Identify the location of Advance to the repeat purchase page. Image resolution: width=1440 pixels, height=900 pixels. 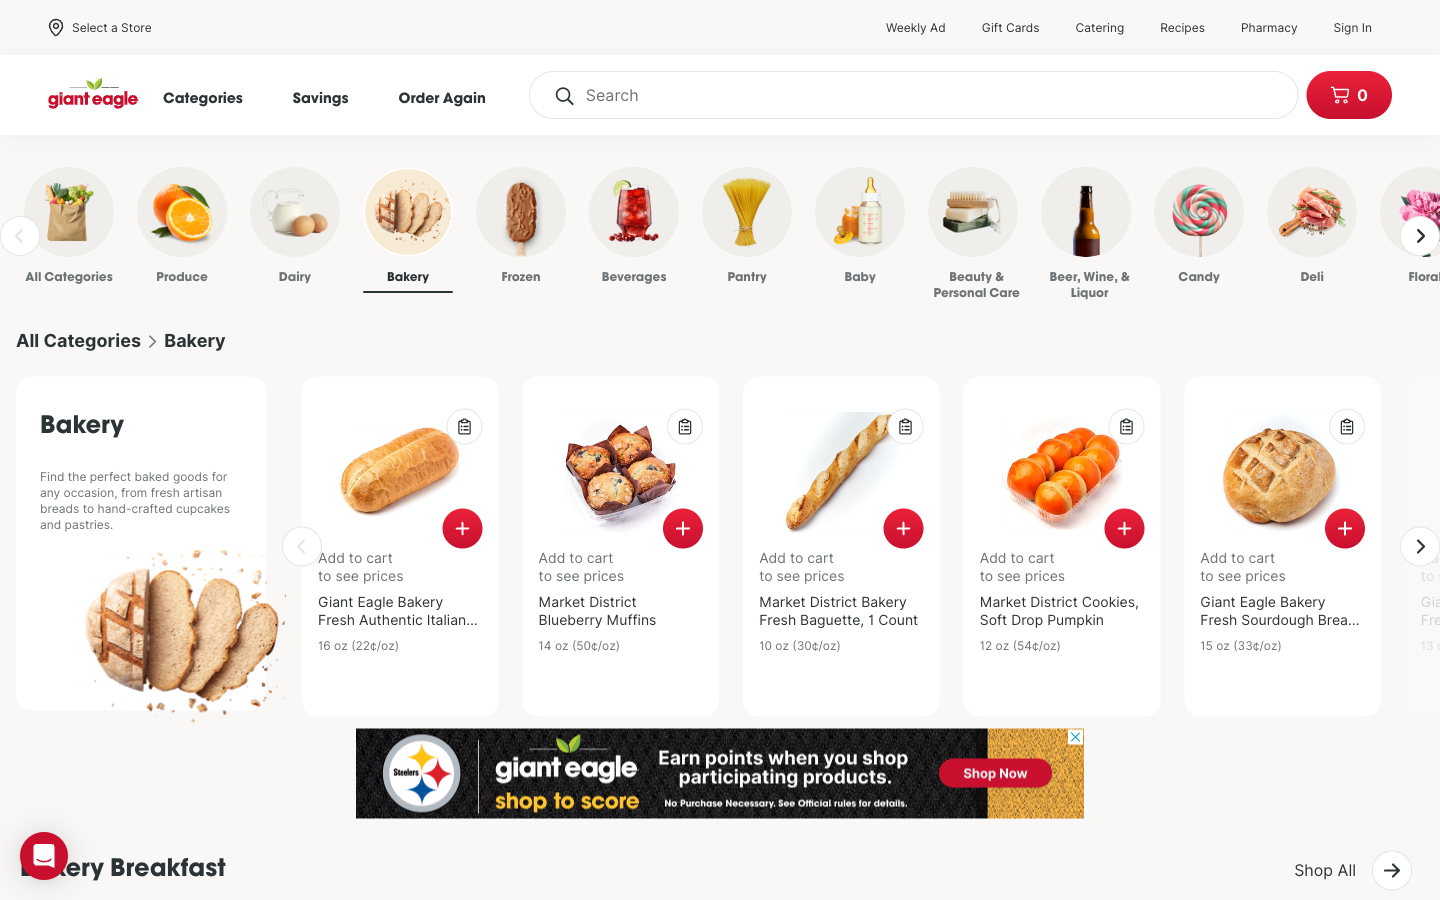
(452, 96).